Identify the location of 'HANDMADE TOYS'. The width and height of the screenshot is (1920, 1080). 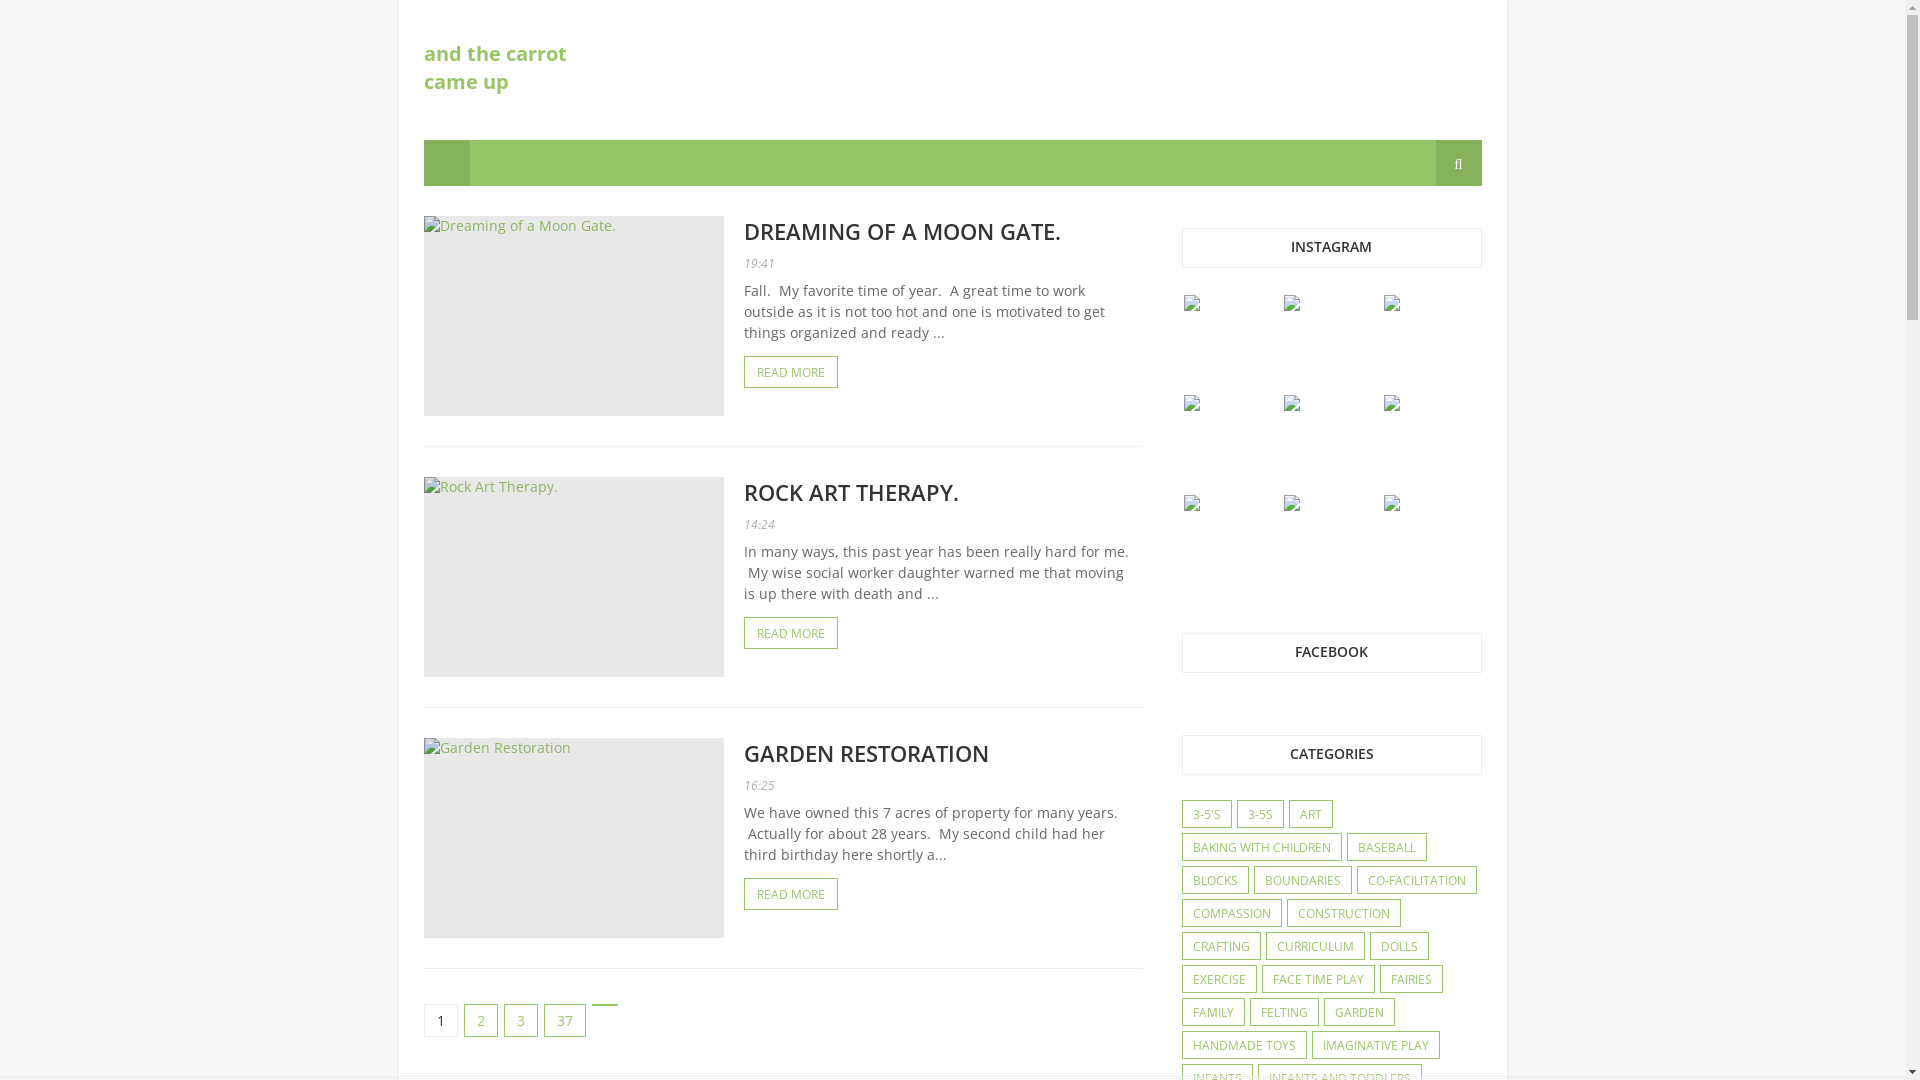
(1242, 1044).